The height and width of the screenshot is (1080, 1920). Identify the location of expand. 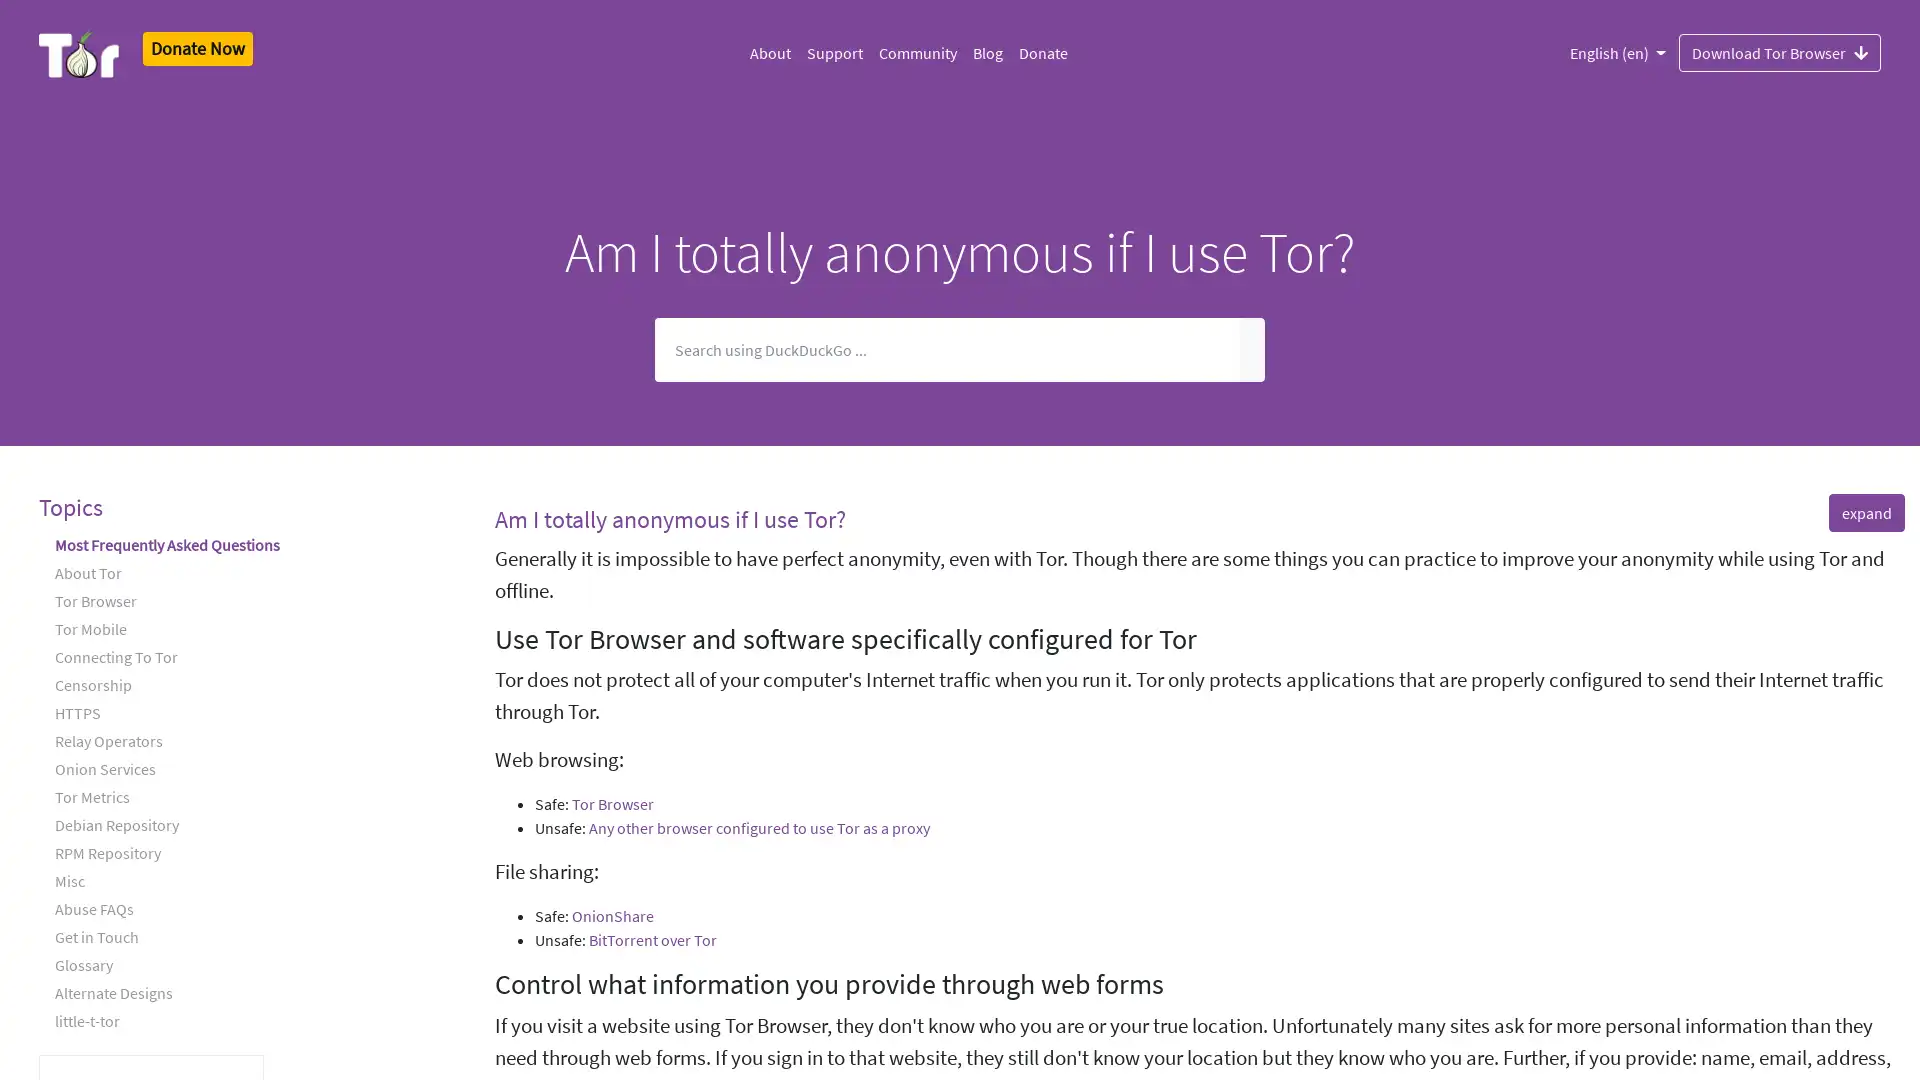
(1866, 511).